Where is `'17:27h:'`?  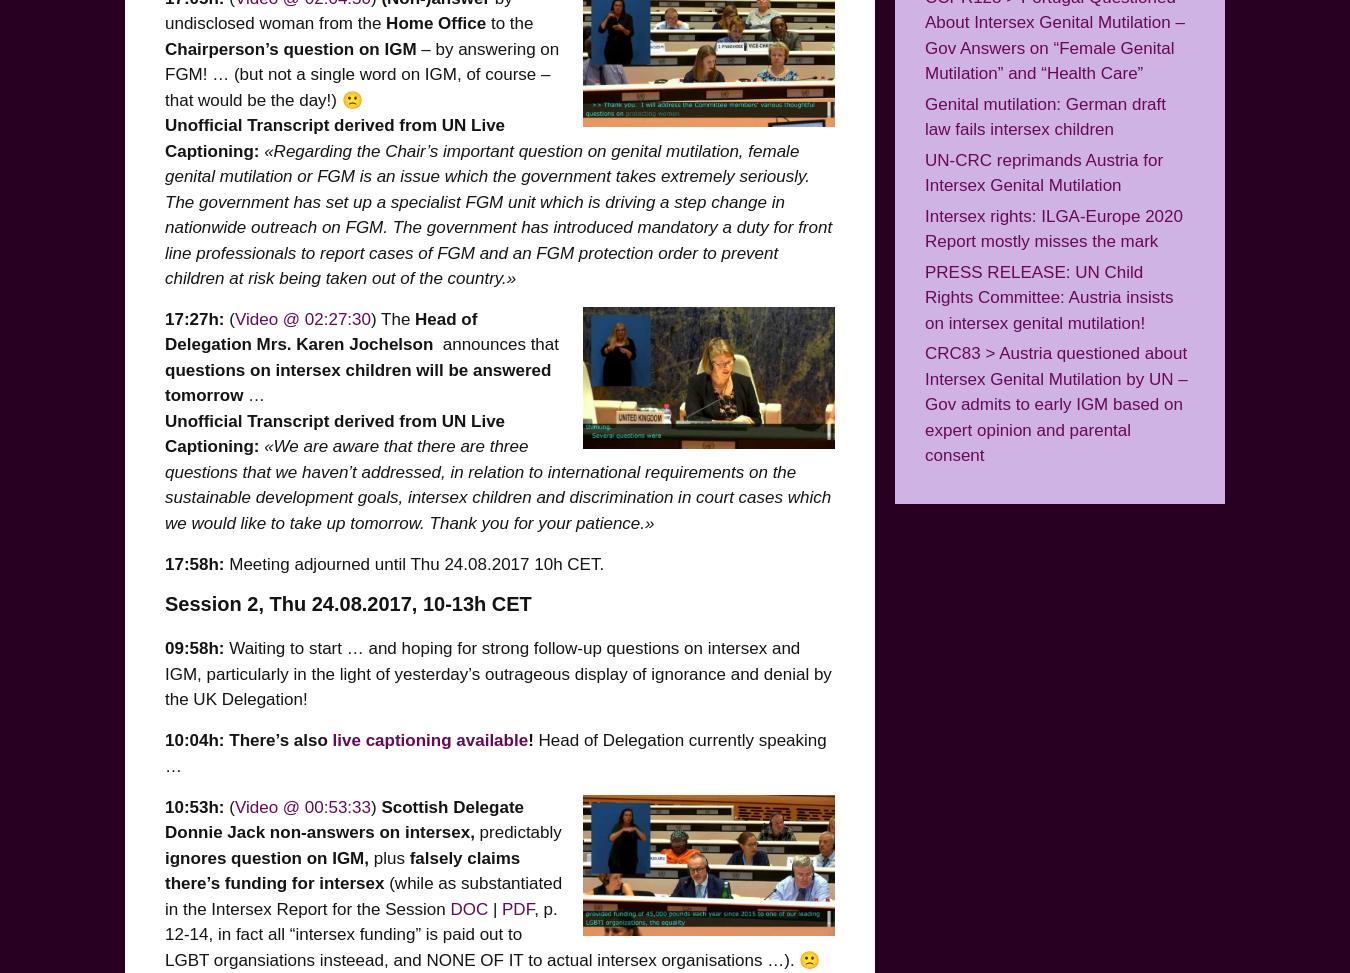 '17:27h:' is located at coordinates (194, 318).